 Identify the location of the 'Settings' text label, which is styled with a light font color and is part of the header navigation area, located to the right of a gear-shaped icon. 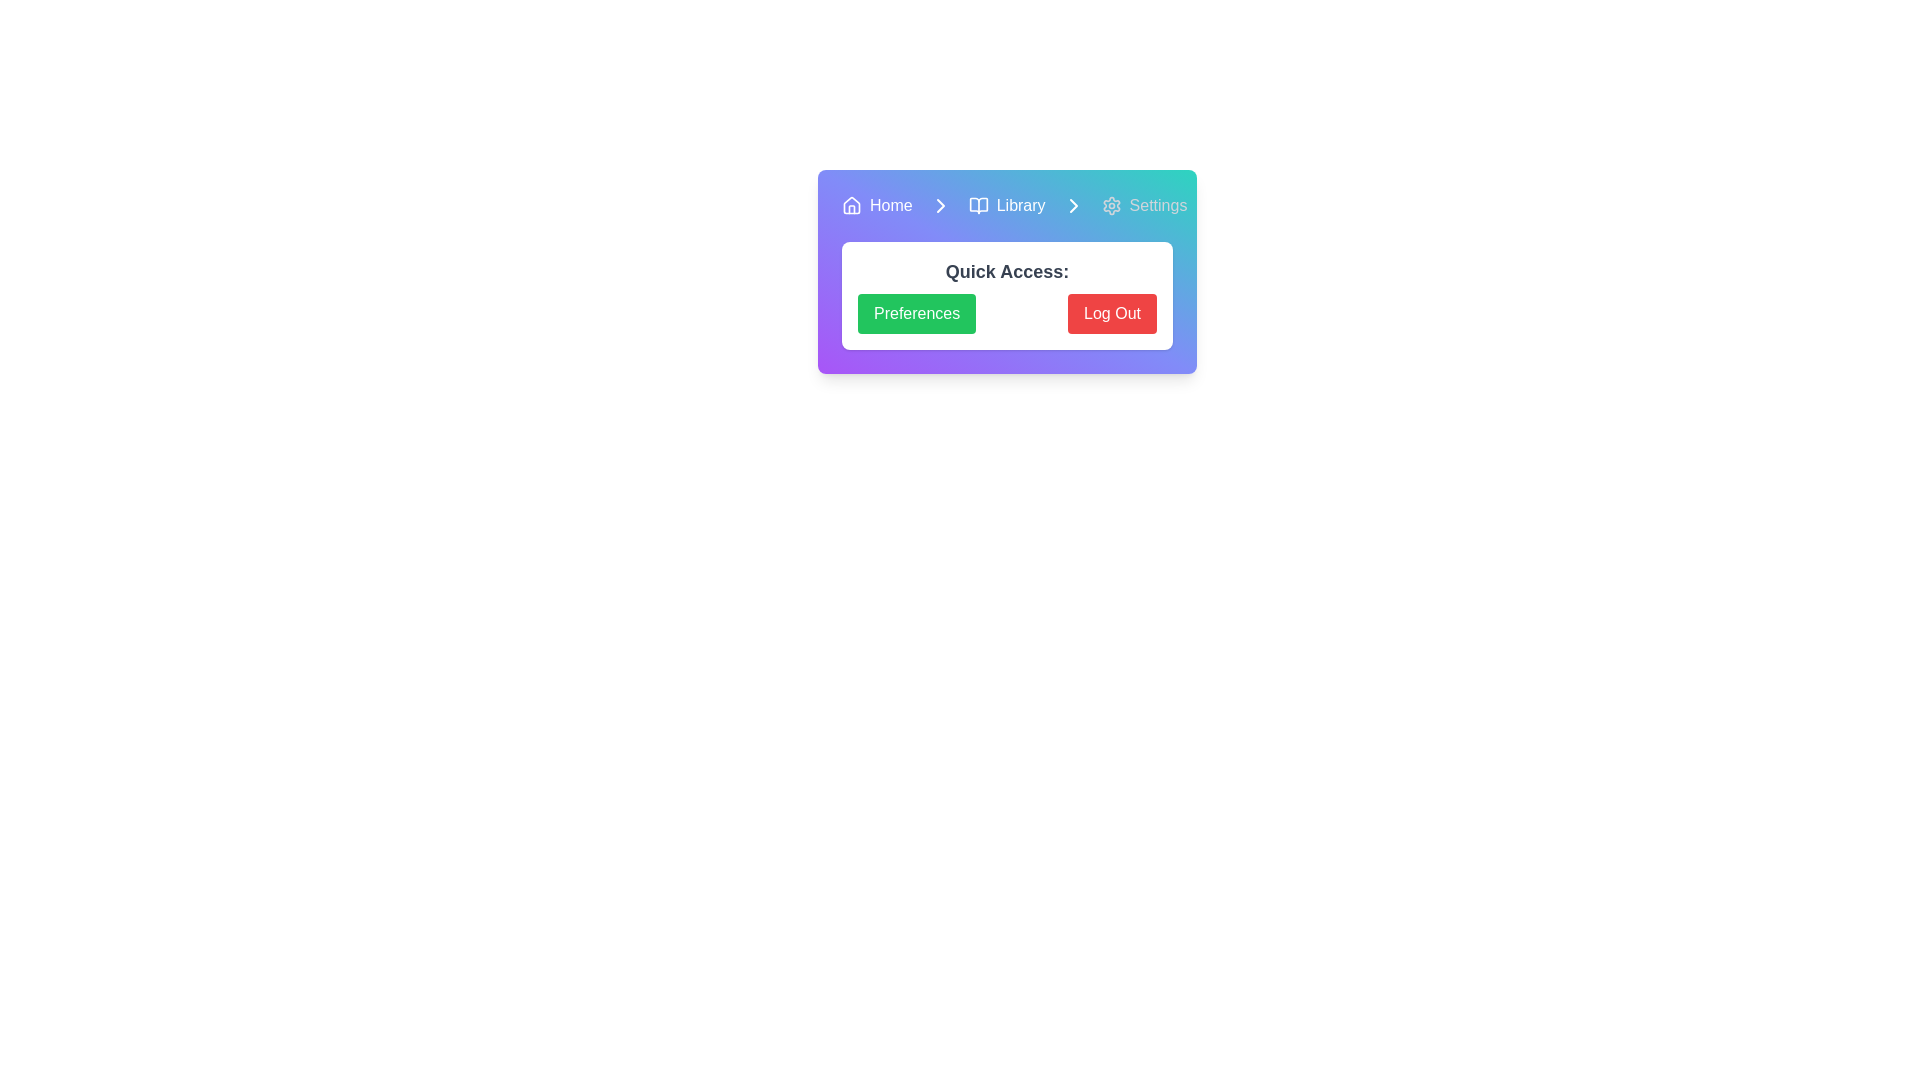
(1158, 205).